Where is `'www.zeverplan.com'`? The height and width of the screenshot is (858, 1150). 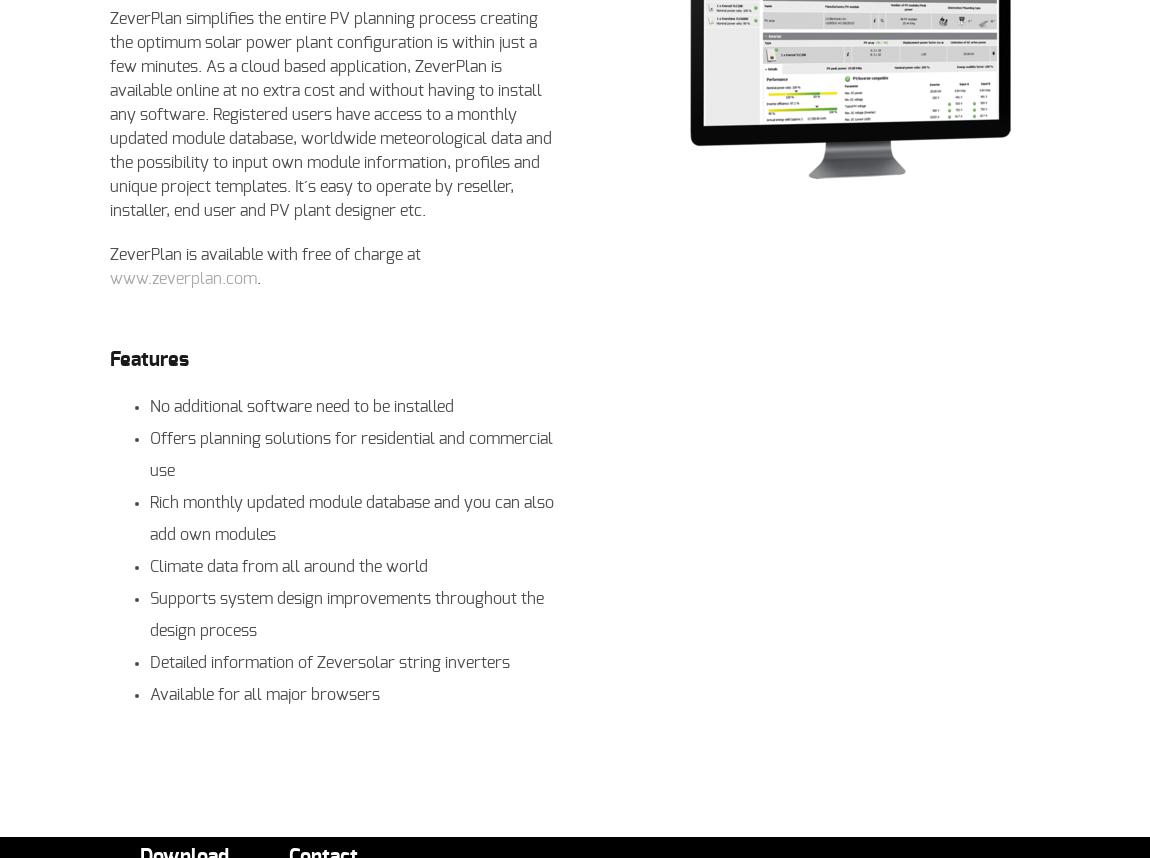
'www.zeverplan.com' is located at coordinates (182, 279).